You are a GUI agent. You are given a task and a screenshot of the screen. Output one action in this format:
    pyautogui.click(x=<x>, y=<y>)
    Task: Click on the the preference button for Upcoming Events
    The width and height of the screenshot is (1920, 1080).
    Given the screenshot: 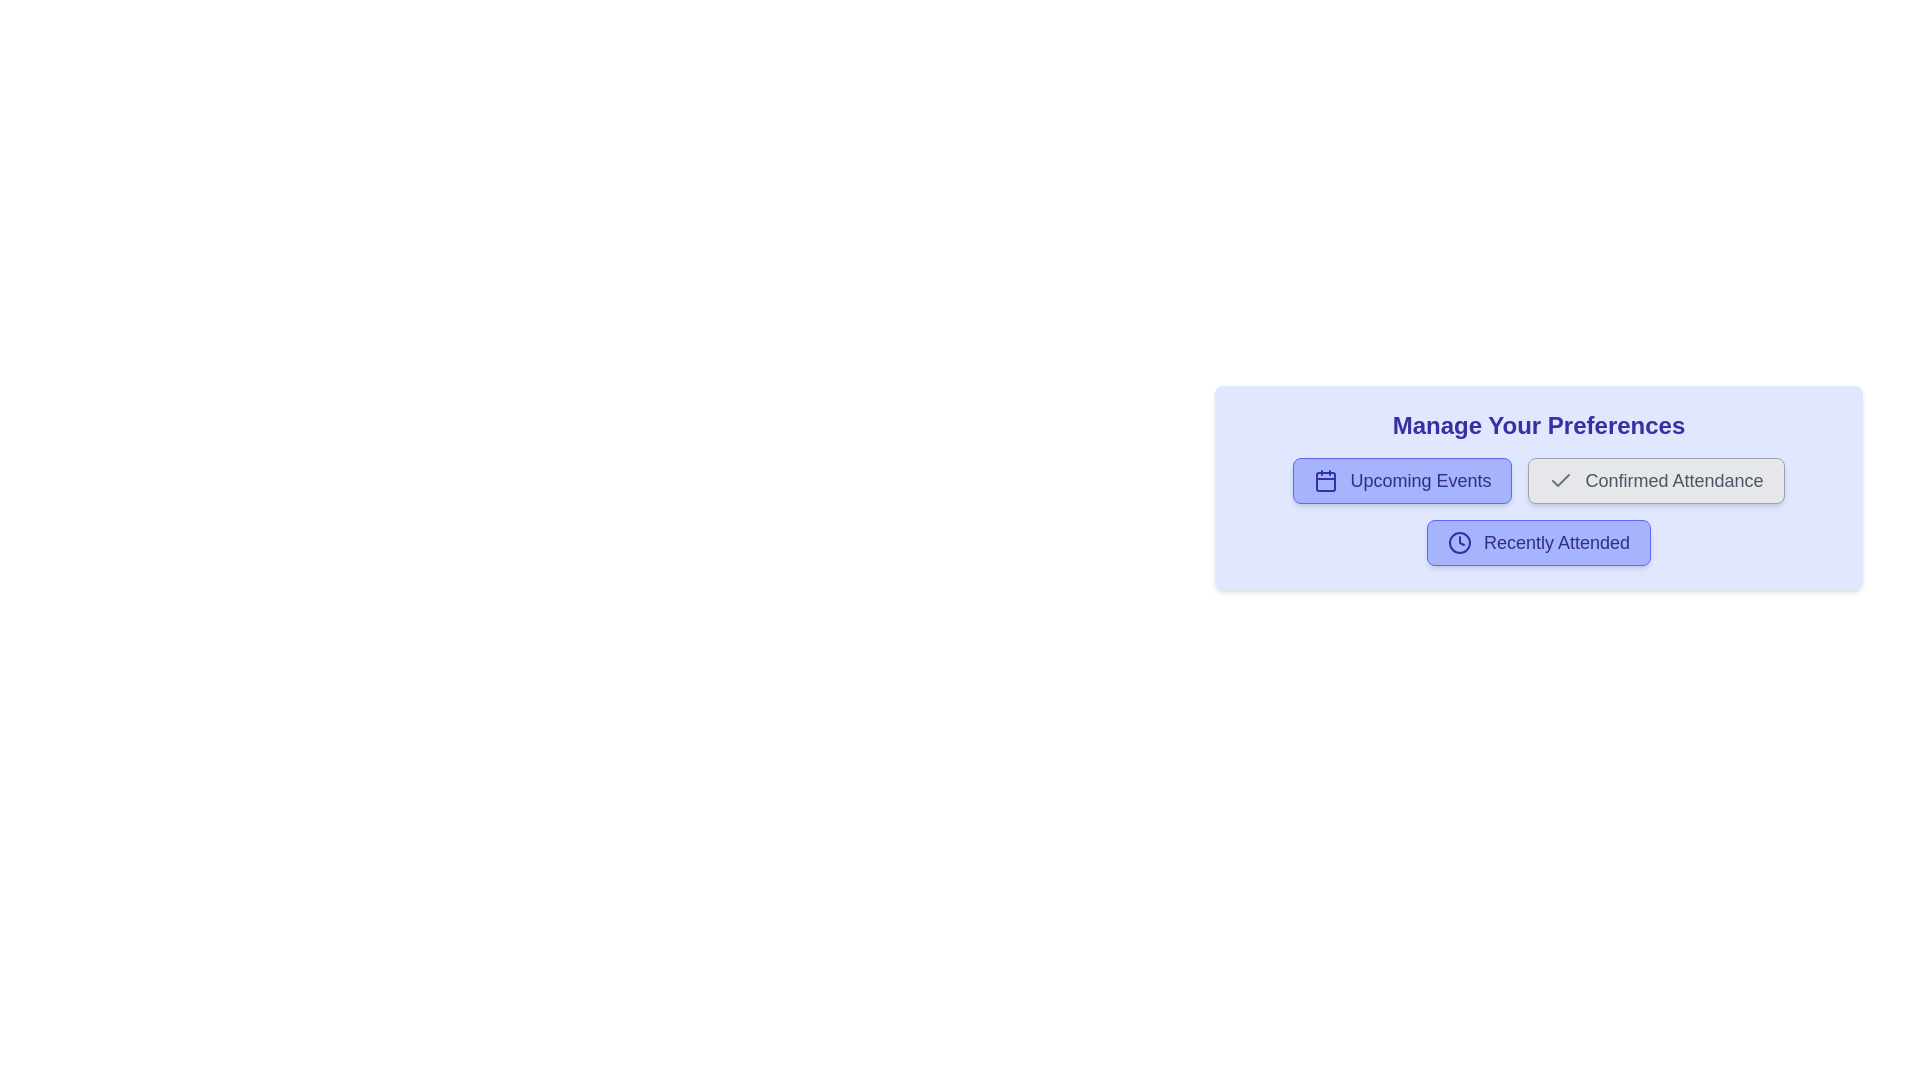 What is the action you would take?
    pyautogui.click(x=1401, y=481)
    